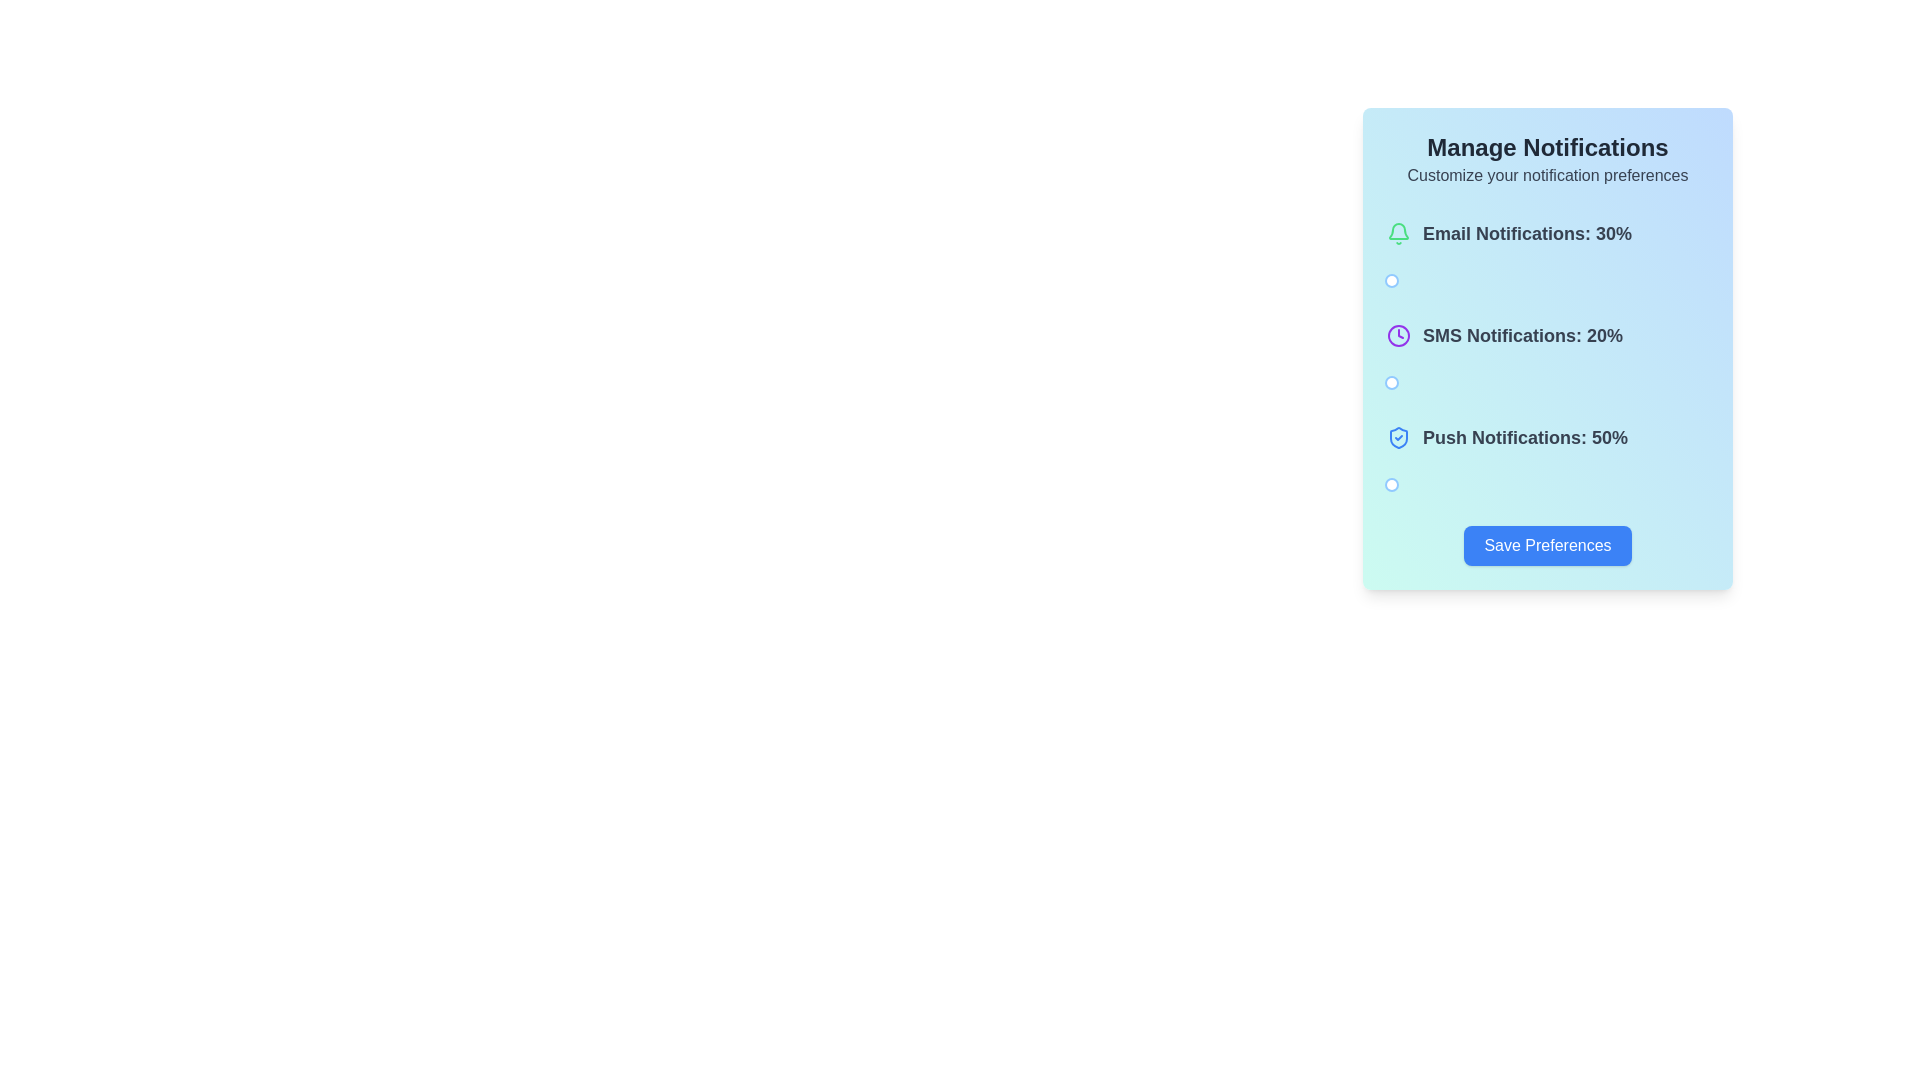 The width and height of the screenshot is (1920, 1080). What do you see at coordinates (1391, 382) in the screenshot?
I see `the slider handle for SMS Notifications, which is positioned at 20% along the track` at bounding box center [1391, 382].